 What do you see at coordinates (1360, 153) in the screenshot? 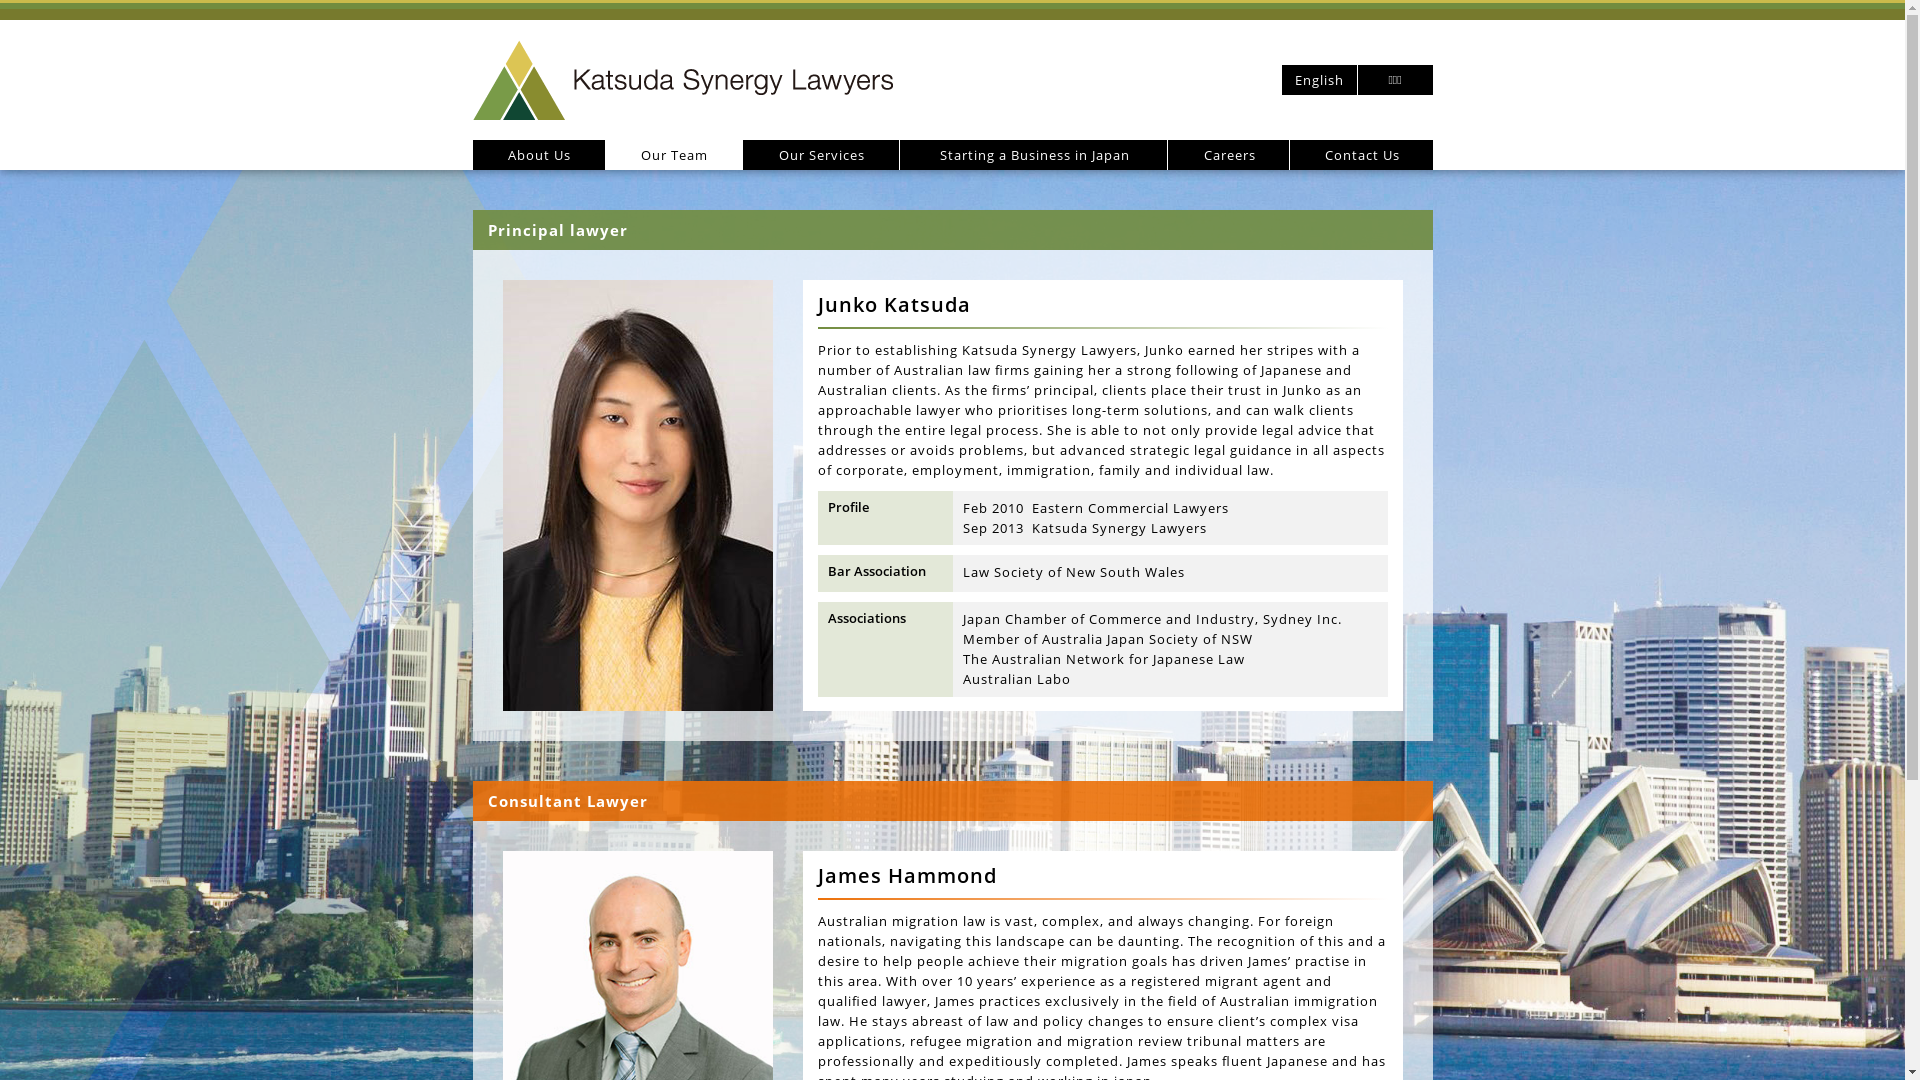
I see `'Contact Us'` at bounding box center [1360, 153].